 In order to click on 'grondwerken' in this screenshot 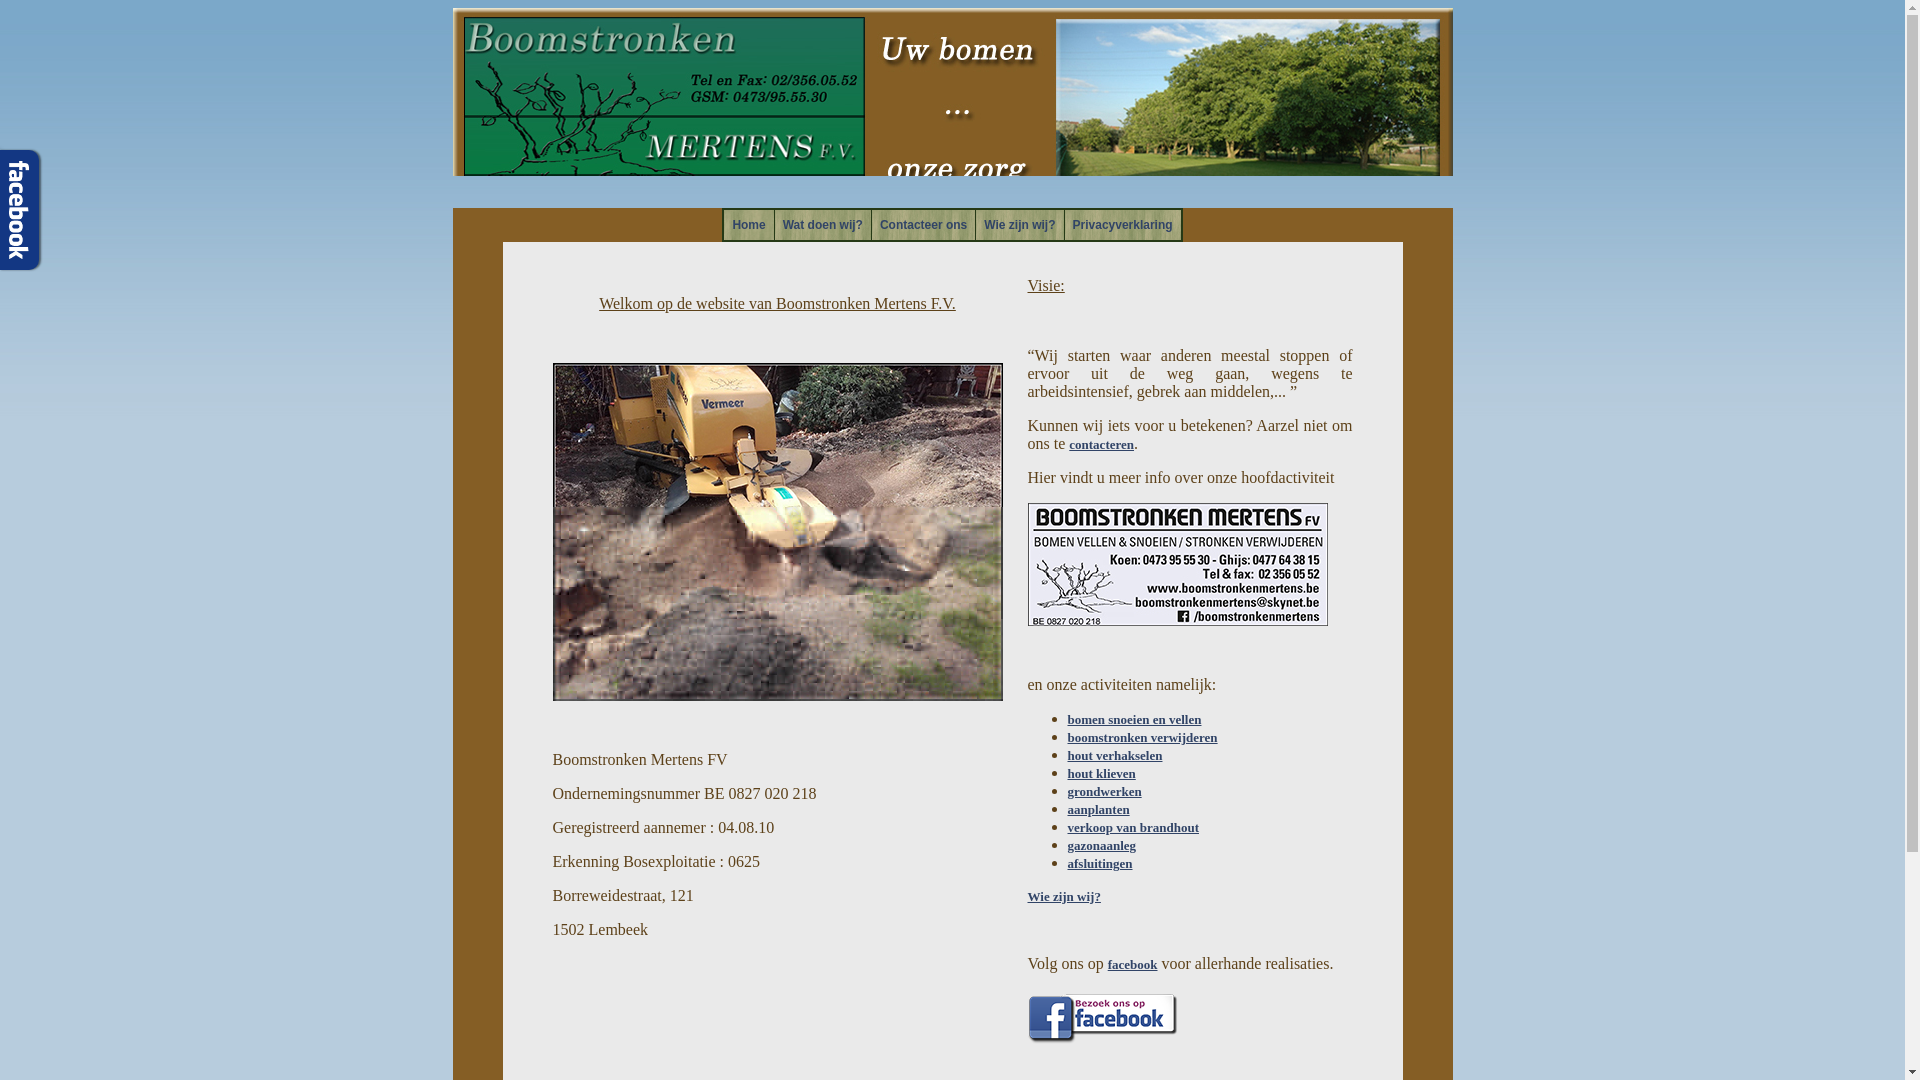, I will do `click(1103, 790)`.